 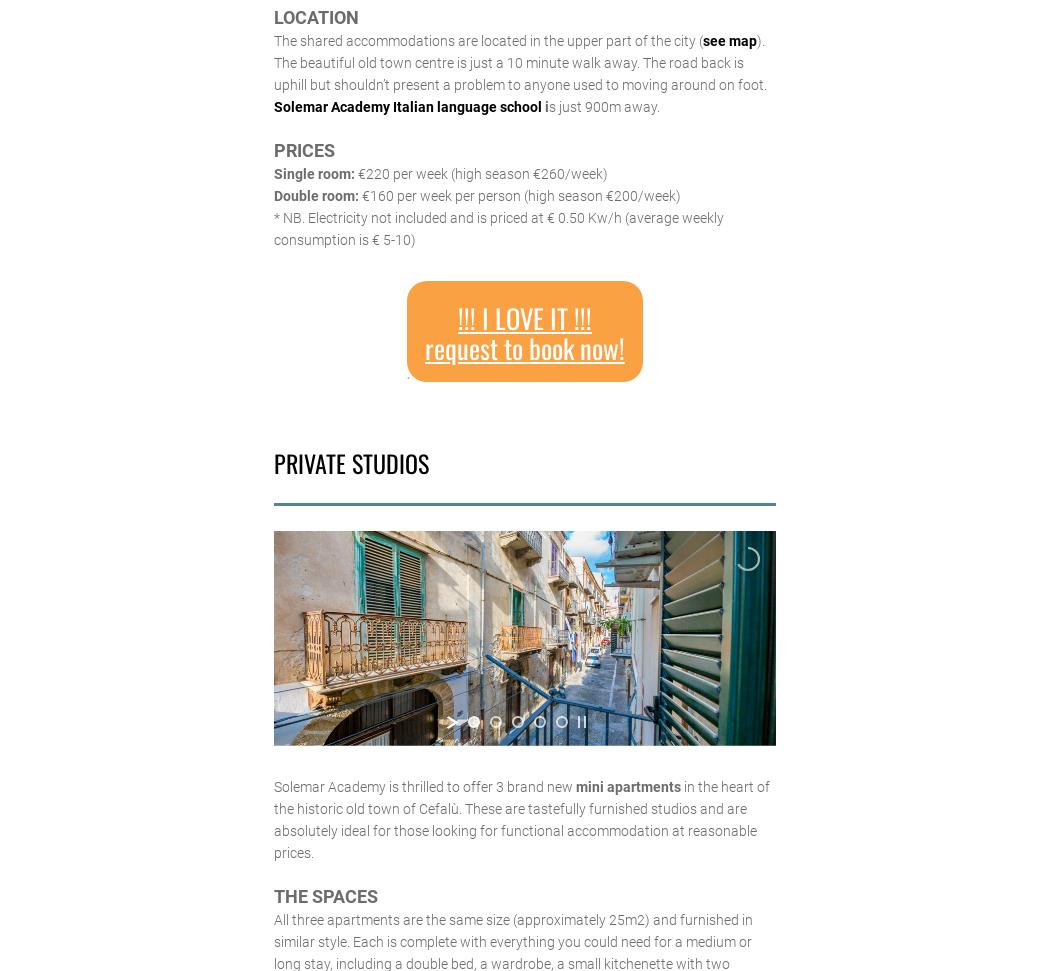 What do you see at coordinates (573, 786) in the screenshot?
I see `'mini apartments'` at bounding box center [573, 786].